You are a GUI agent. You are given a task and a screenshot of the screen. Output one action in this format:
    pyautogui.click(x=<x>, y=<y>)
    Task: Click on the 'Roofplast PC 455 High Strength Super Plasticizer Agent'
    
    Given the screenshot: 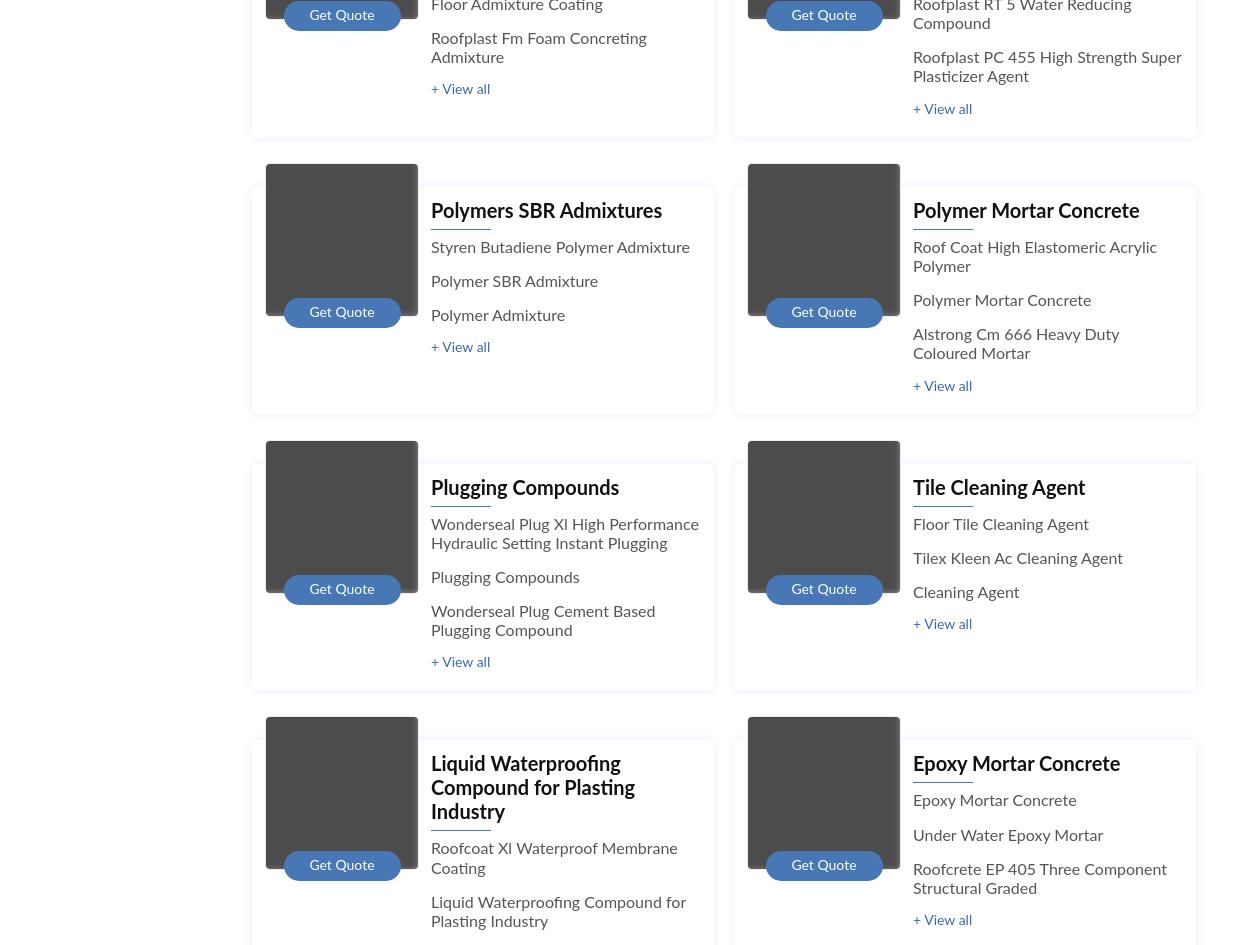 What is the action you would take?
    pyautogui.click(x=1047, y=67)
    